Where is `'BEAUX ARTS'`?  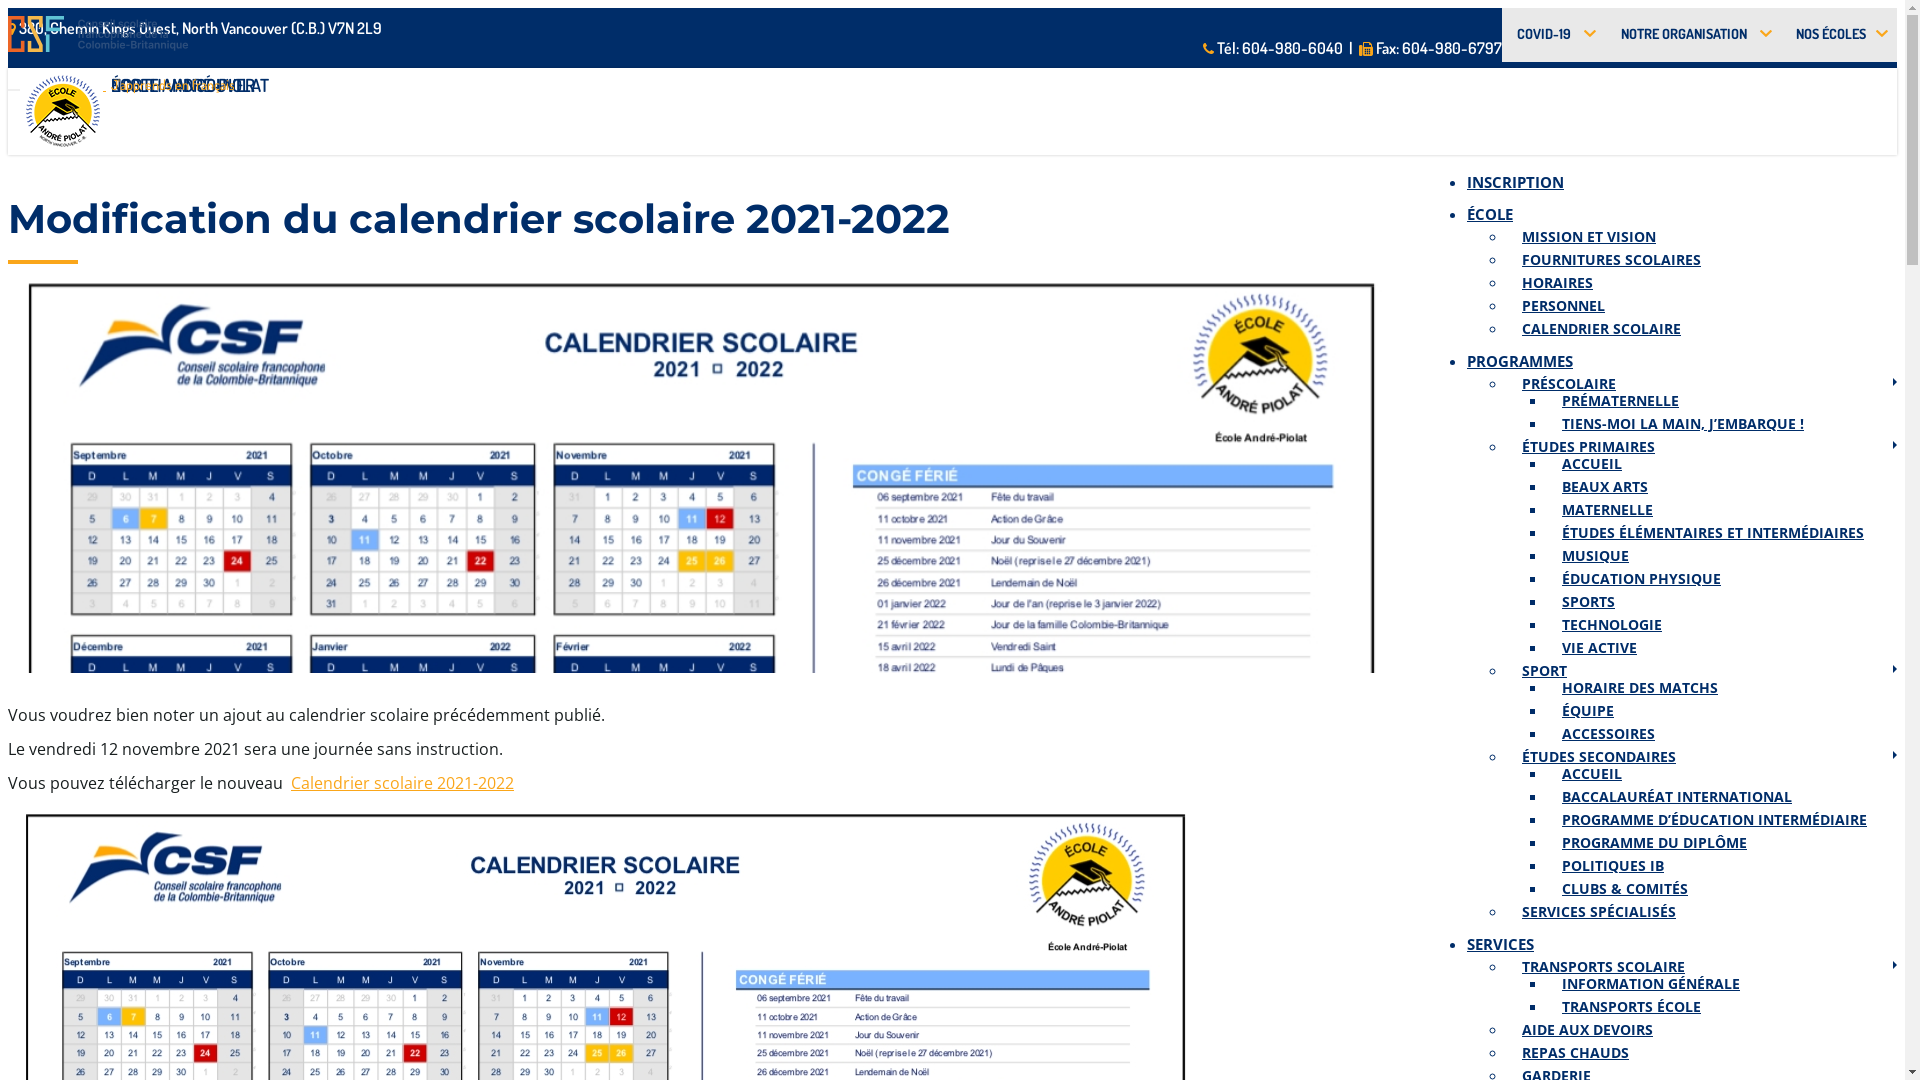 'BEAUX ARTS' is located at coordinates (1607, 486).